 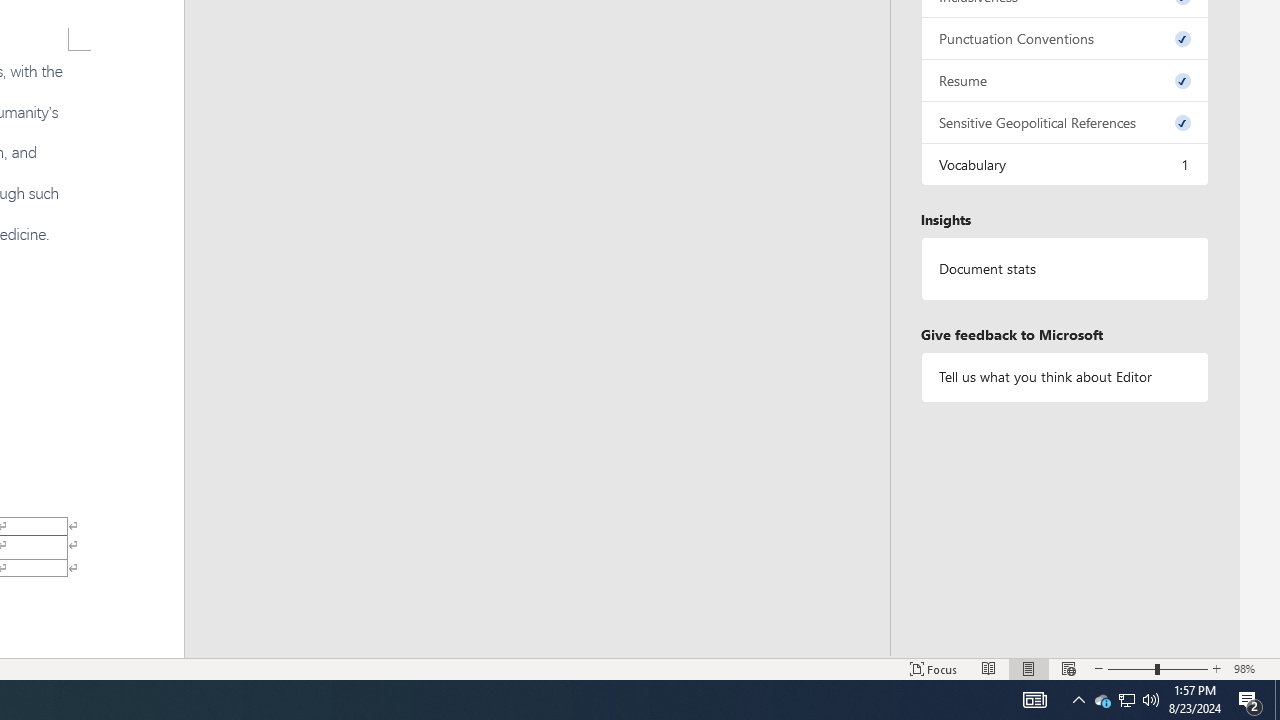 What do you see at coordinates (1063, 79) in the screenshot?
I see `'Resume, 0 issues. Press space or enter to review items.'` at bounding box center [1063, 79].